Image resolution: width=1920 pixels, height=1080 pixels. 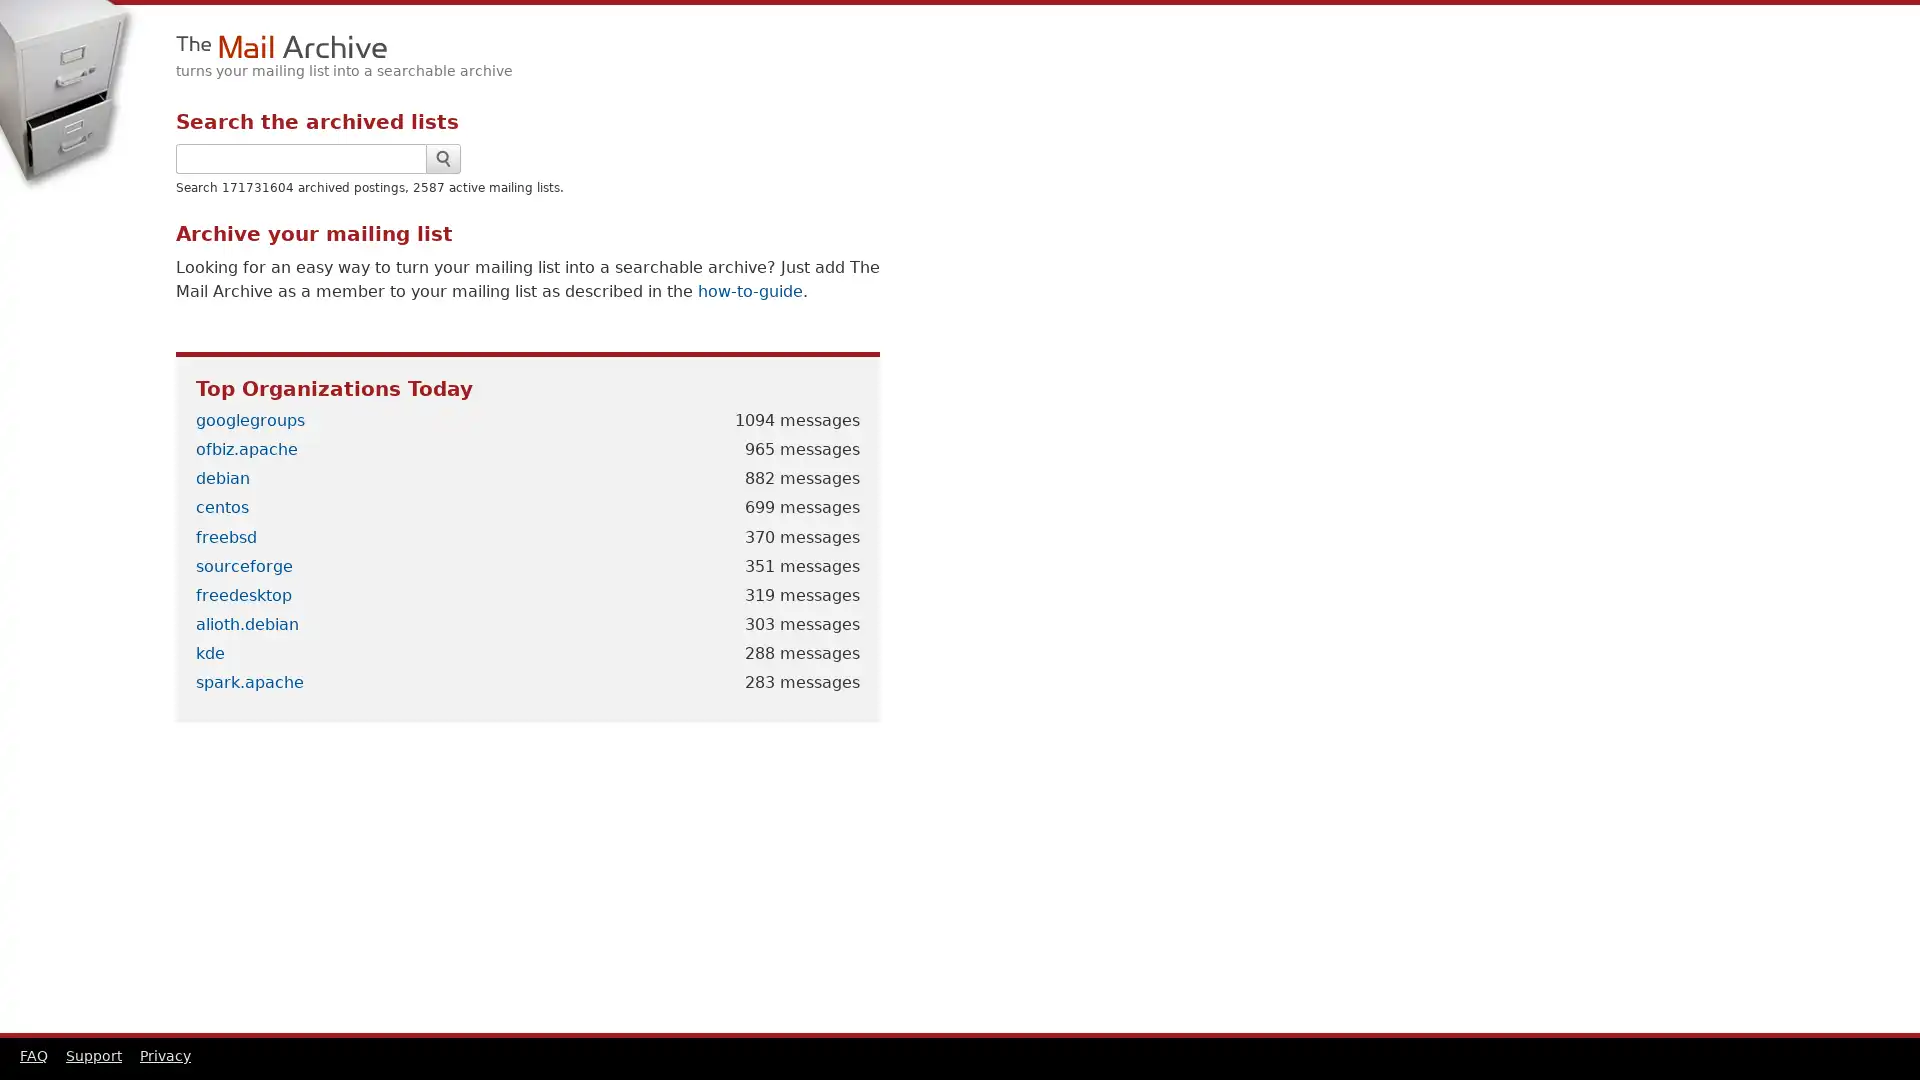 What do you see at coordinates (441, 157) in the screenshot?
I see `Search` at bounding box center [441, 157].